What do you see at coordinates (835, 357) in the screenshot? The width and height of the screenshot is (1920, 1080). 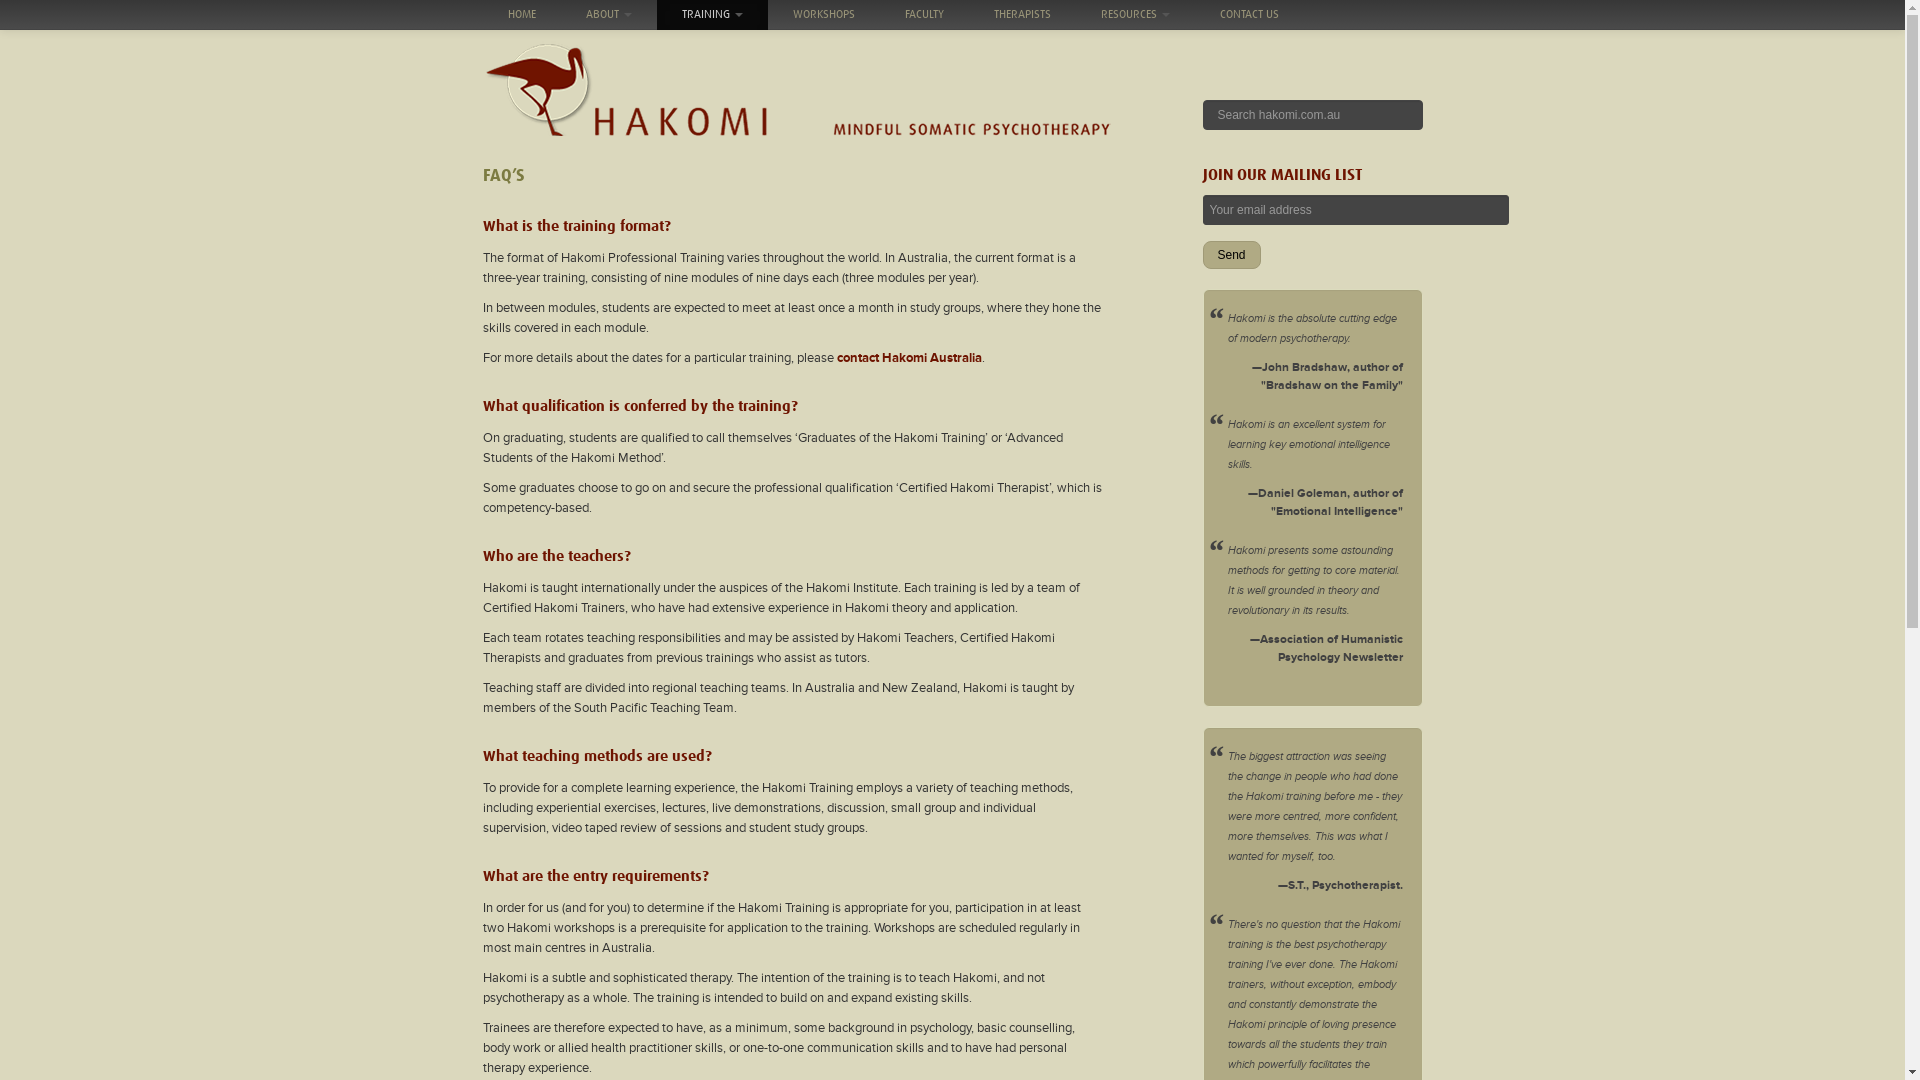 I see `'contact Hakomi Australia'` at bounding box center [835, 357].